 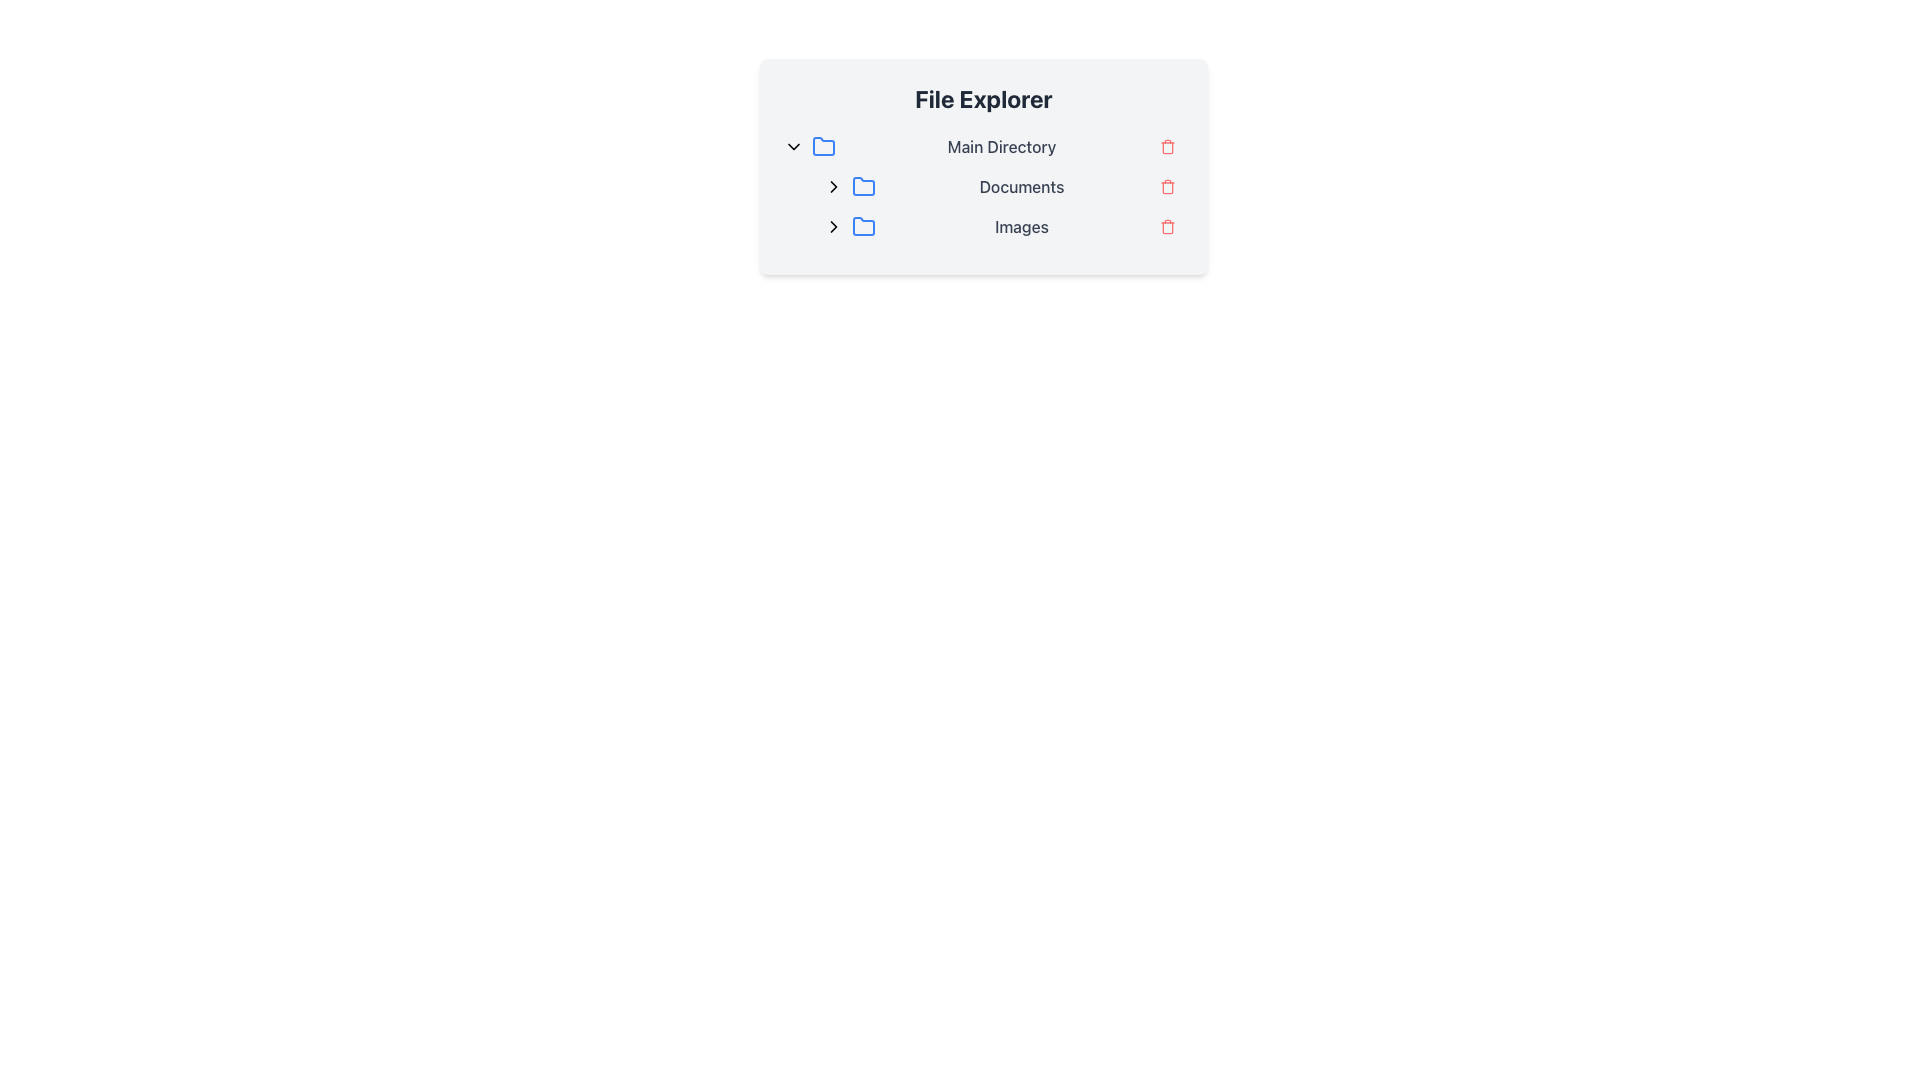 What do you see at coordinates (864, 226) in the screenshot?
I see `the blue outlined folder icon in the file explorer interface, located immediately to the left of the 'Images' label` at bounding box center [864, 226].